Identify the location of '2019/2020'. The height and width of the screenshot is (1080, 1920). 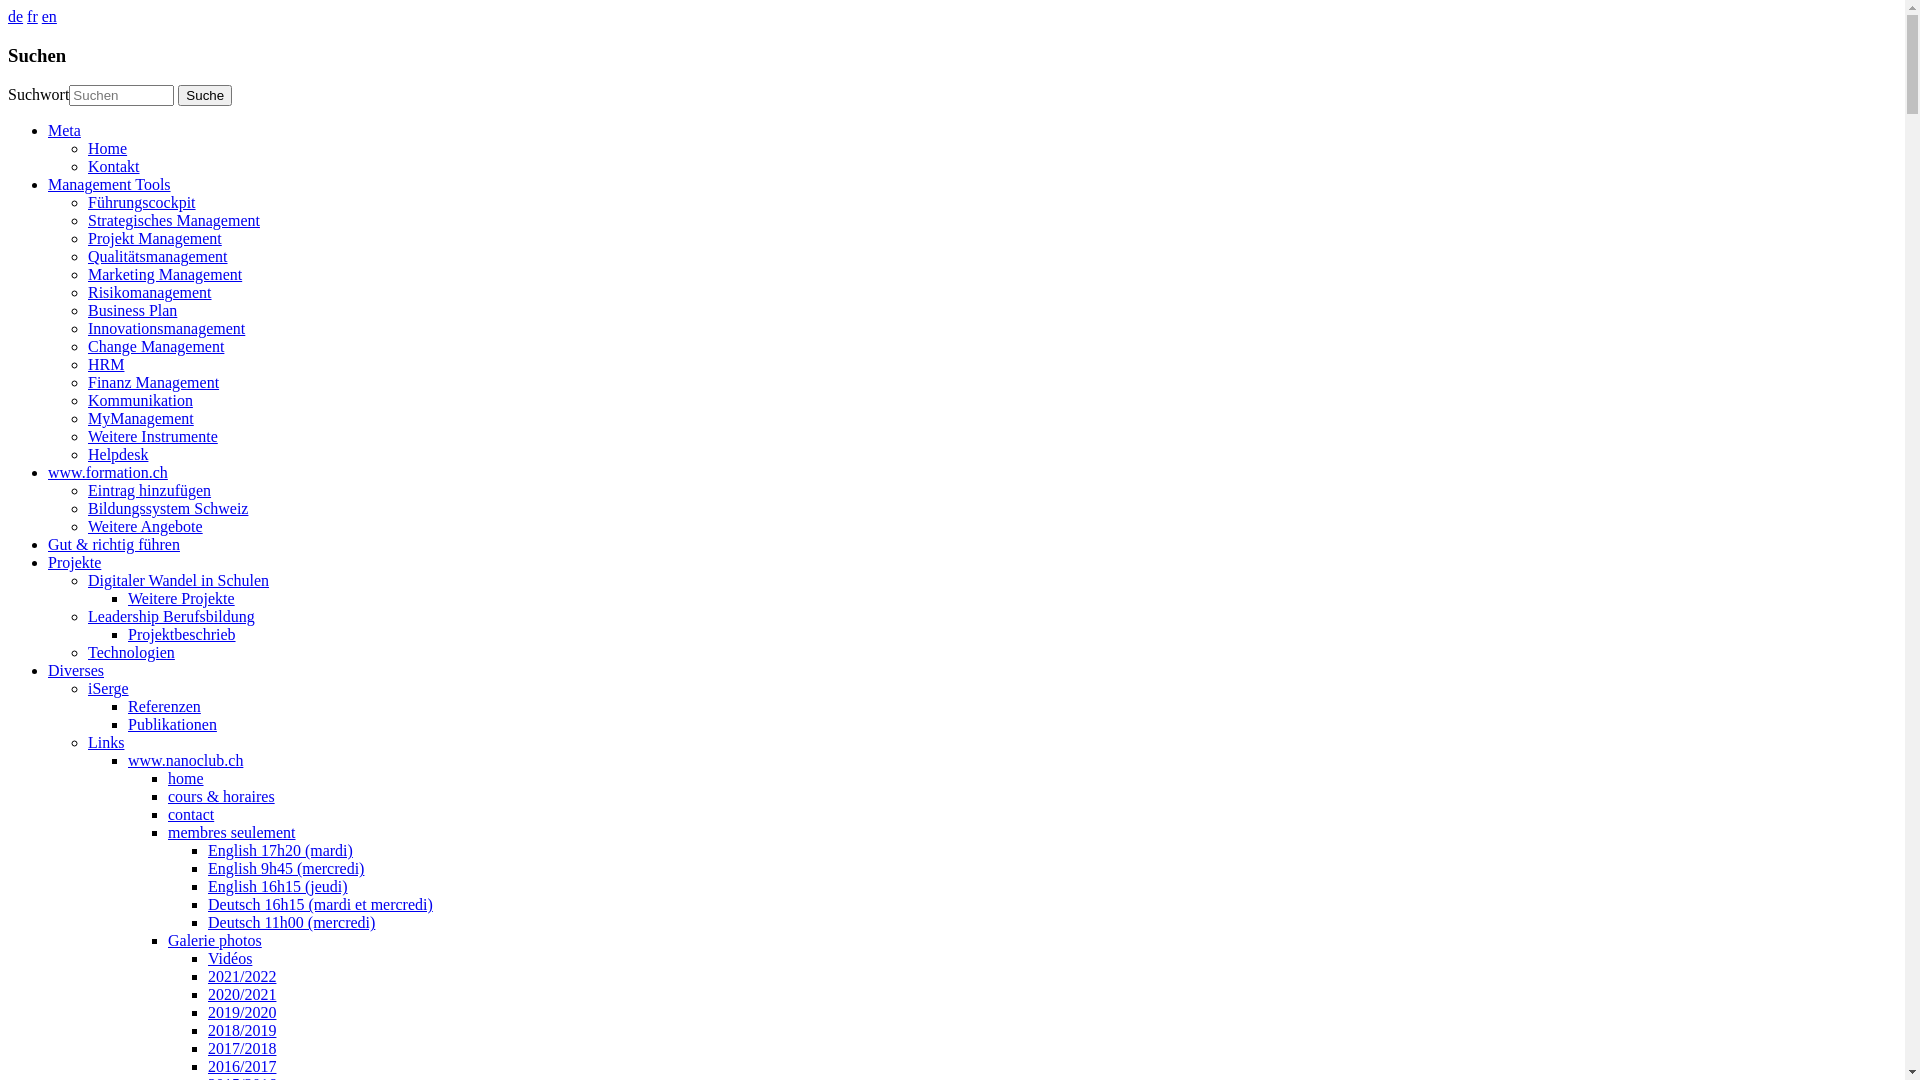
(240, 1012).